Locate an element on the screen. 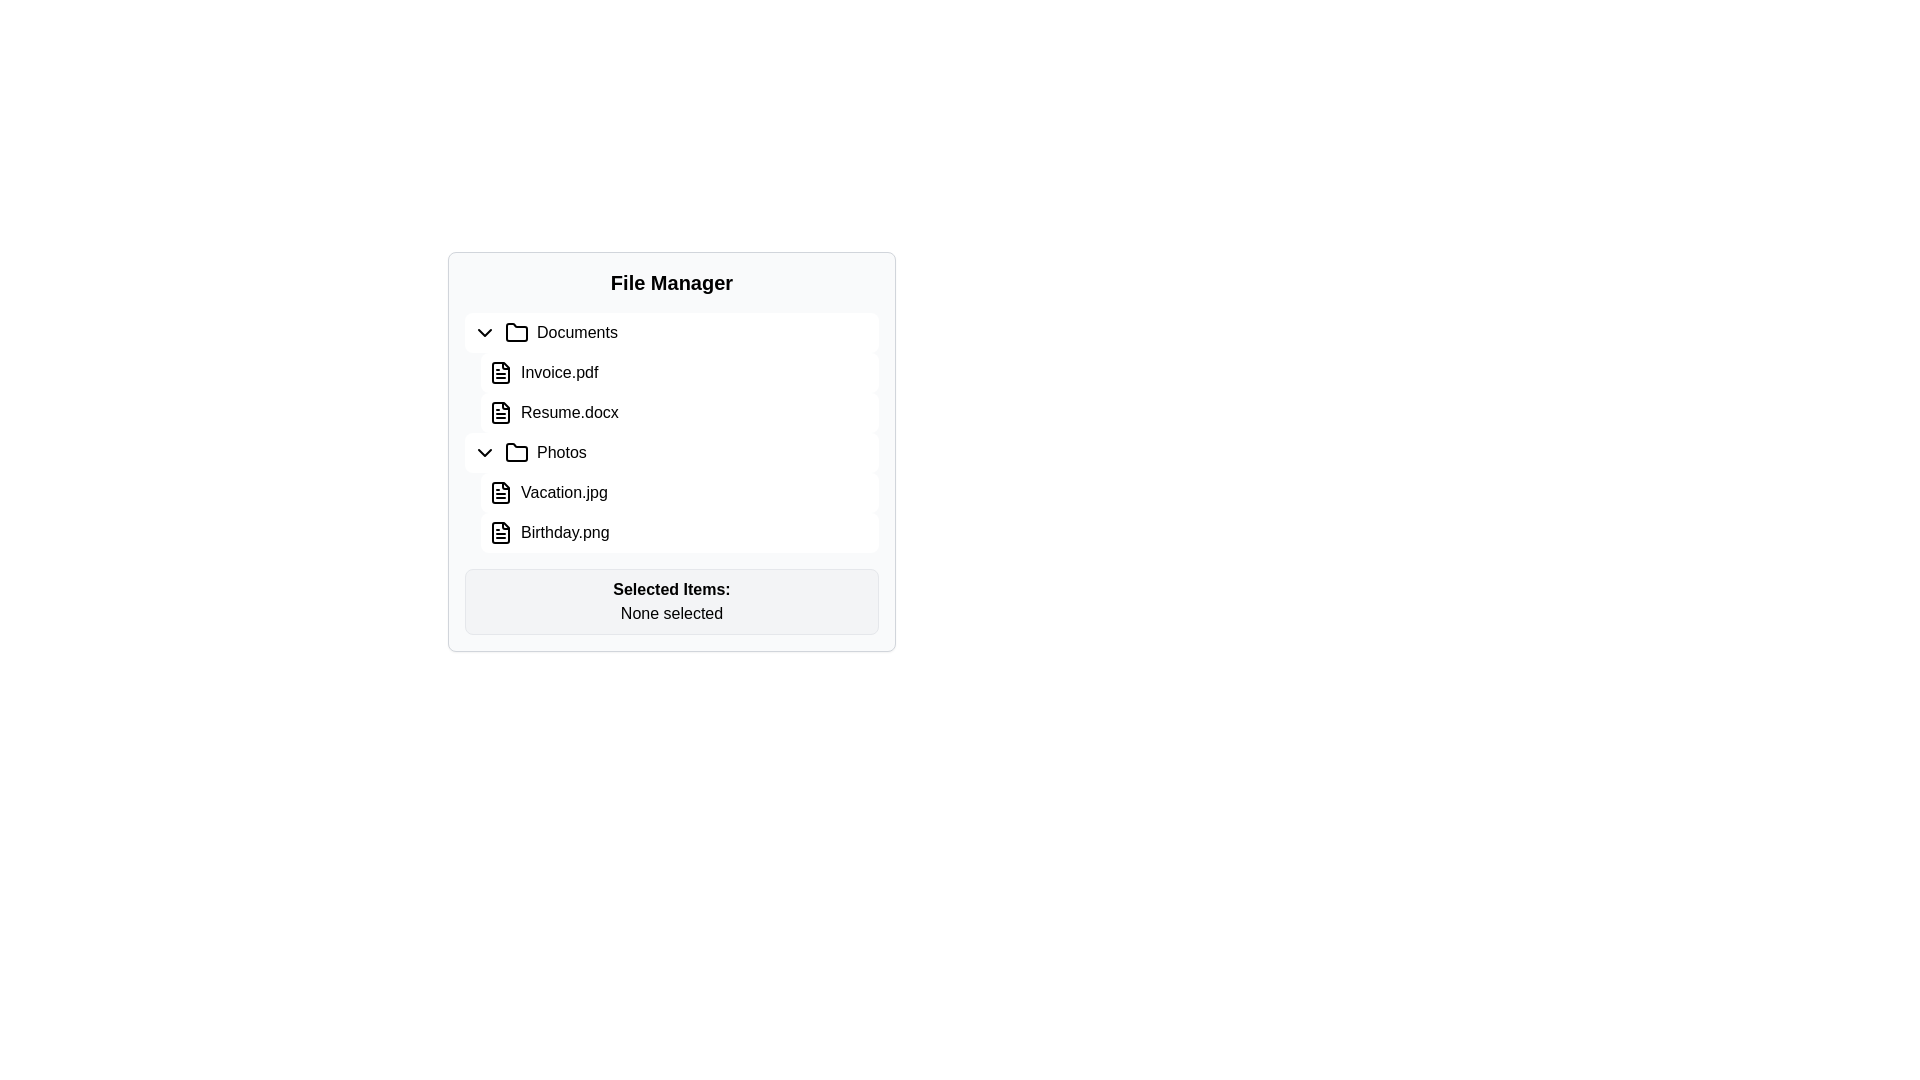  the text label displaying 'Resume.docx' is located at coordinates (568, 411).